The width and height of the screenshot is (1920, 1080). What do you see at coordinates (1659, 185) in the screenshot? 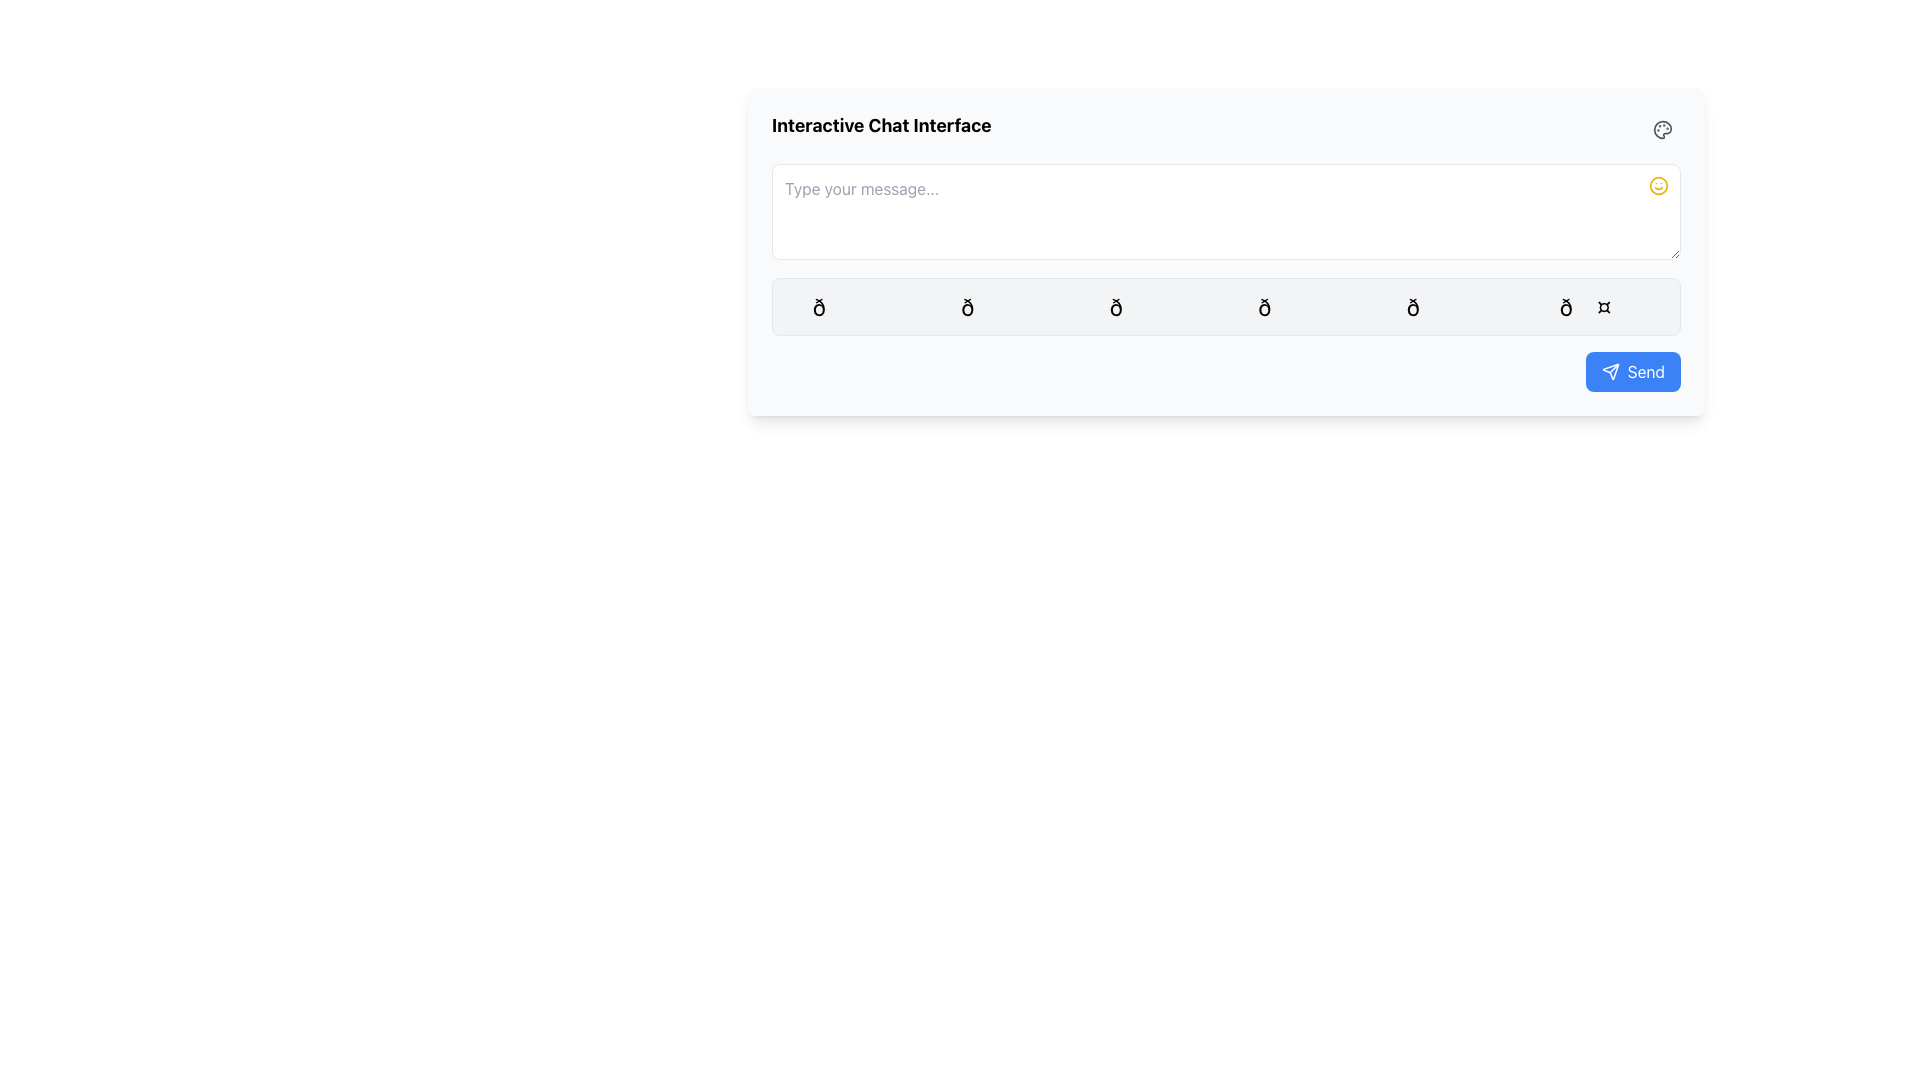
I see `the emoji selector icon button located at the top-right corner of the text input box, adjacent to the placeholder text 'Type your message...'` at bounding box center [1659, 185].